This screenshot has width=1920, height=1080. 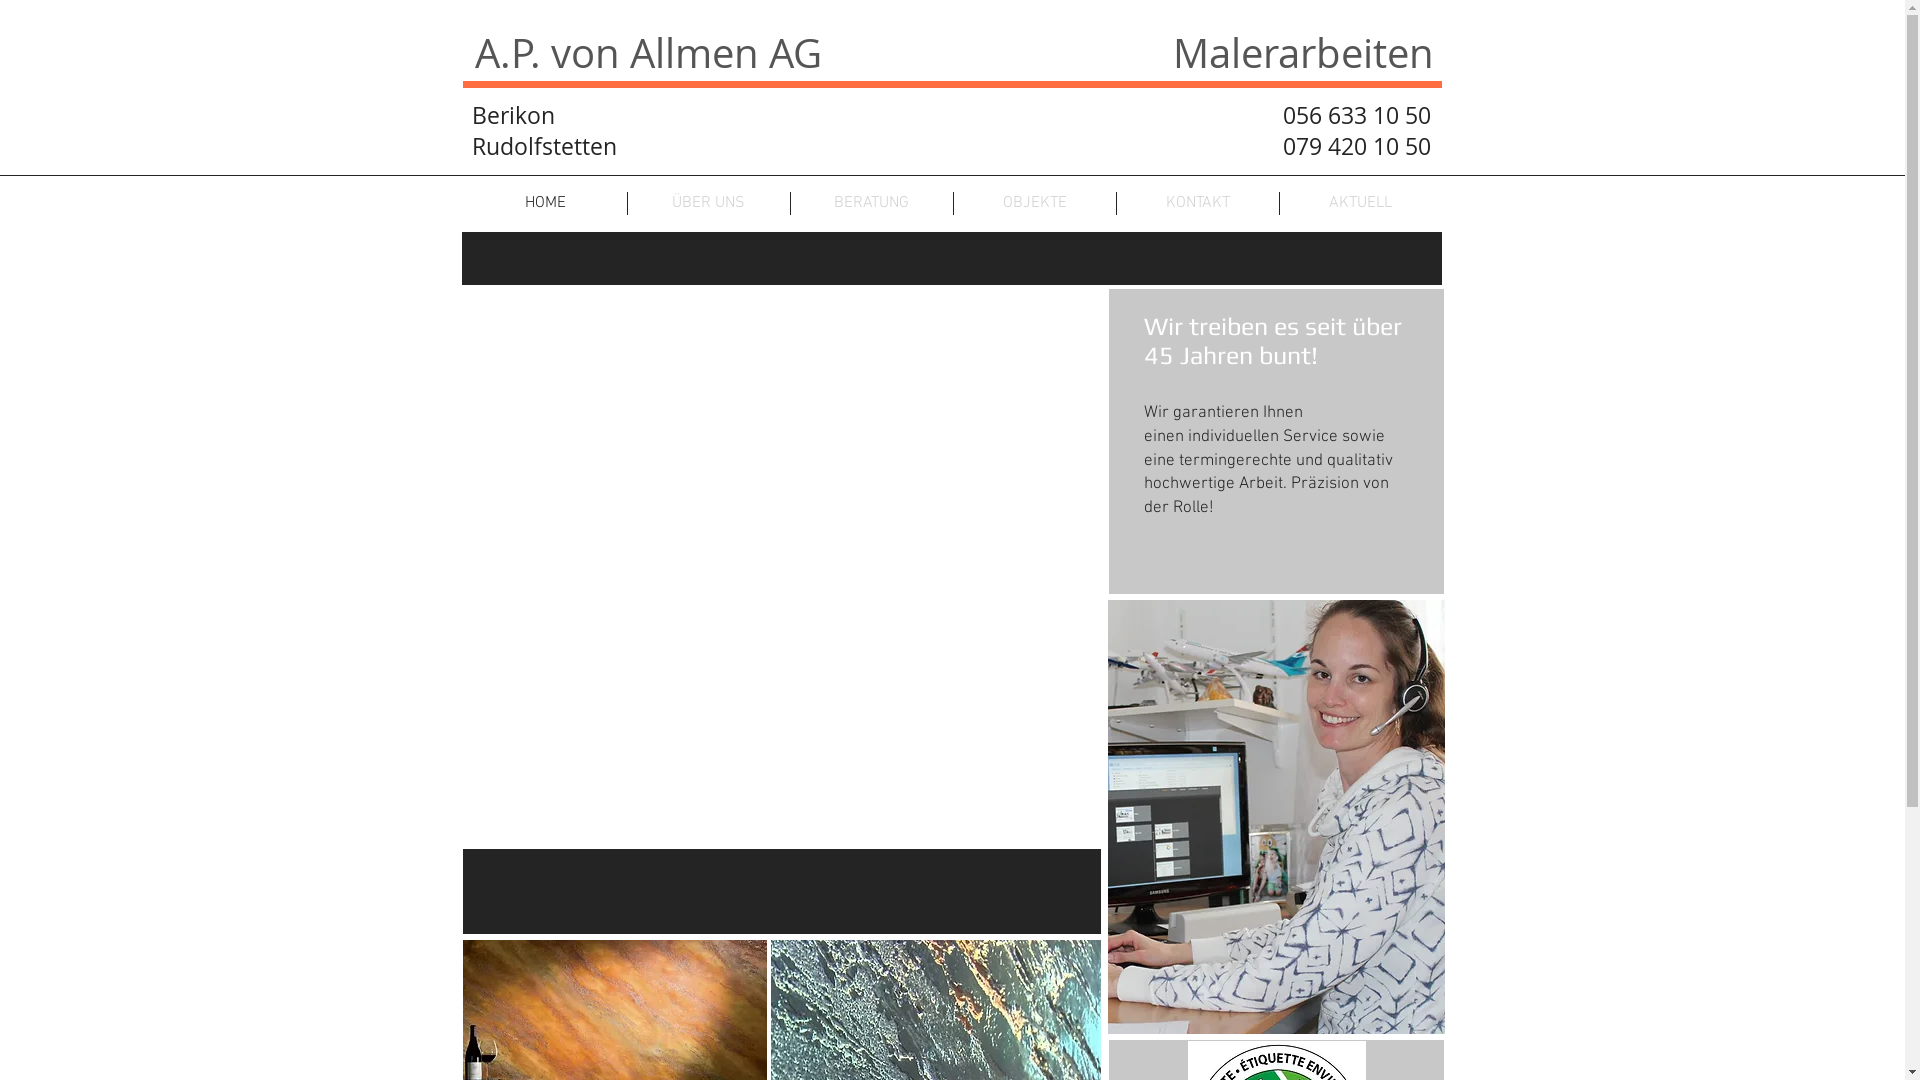 I want to click on 'HOME', so click(x=545, y=203).